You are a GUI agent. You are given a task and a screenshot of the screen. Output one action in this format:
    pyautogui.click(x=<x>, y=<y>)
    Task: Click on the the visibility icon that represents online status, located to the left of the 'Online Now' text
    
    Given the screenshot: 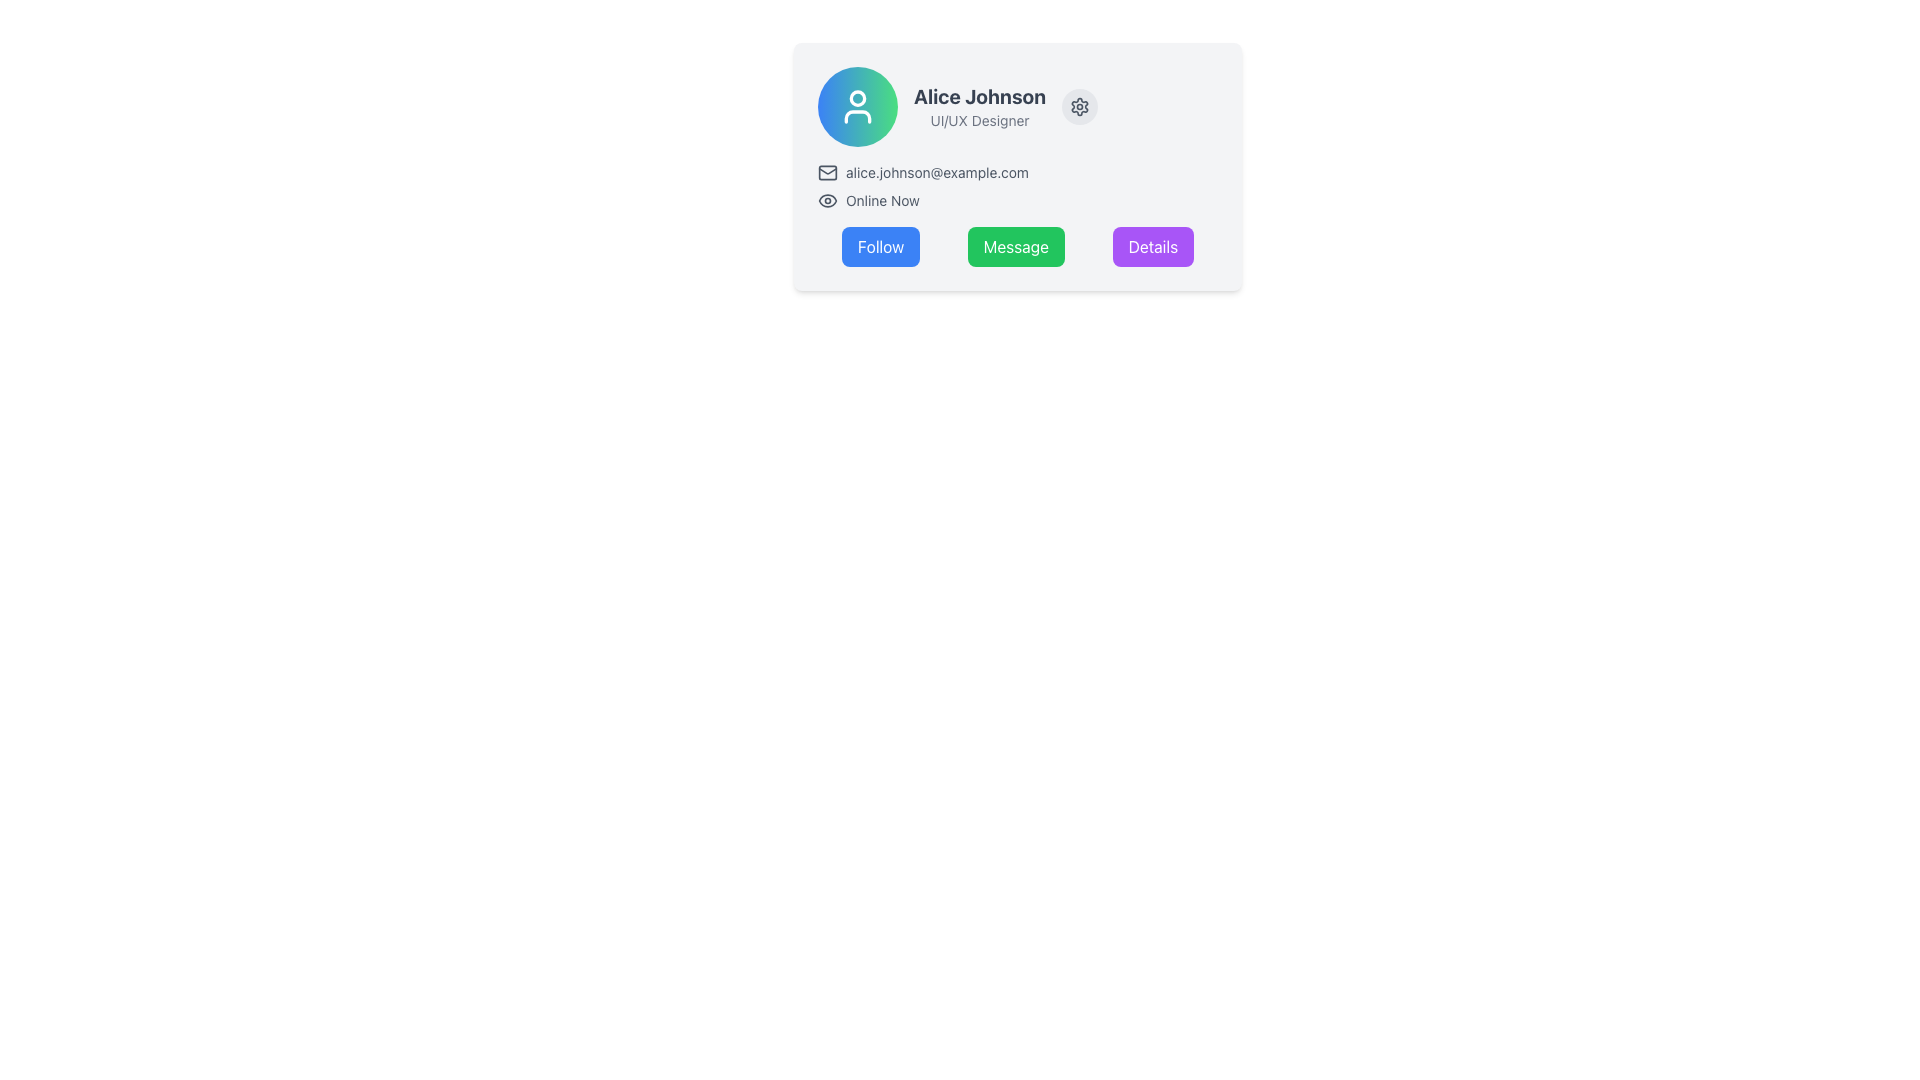 What is the action you would take?
    pyautogui.click(x=828, y=200)
    